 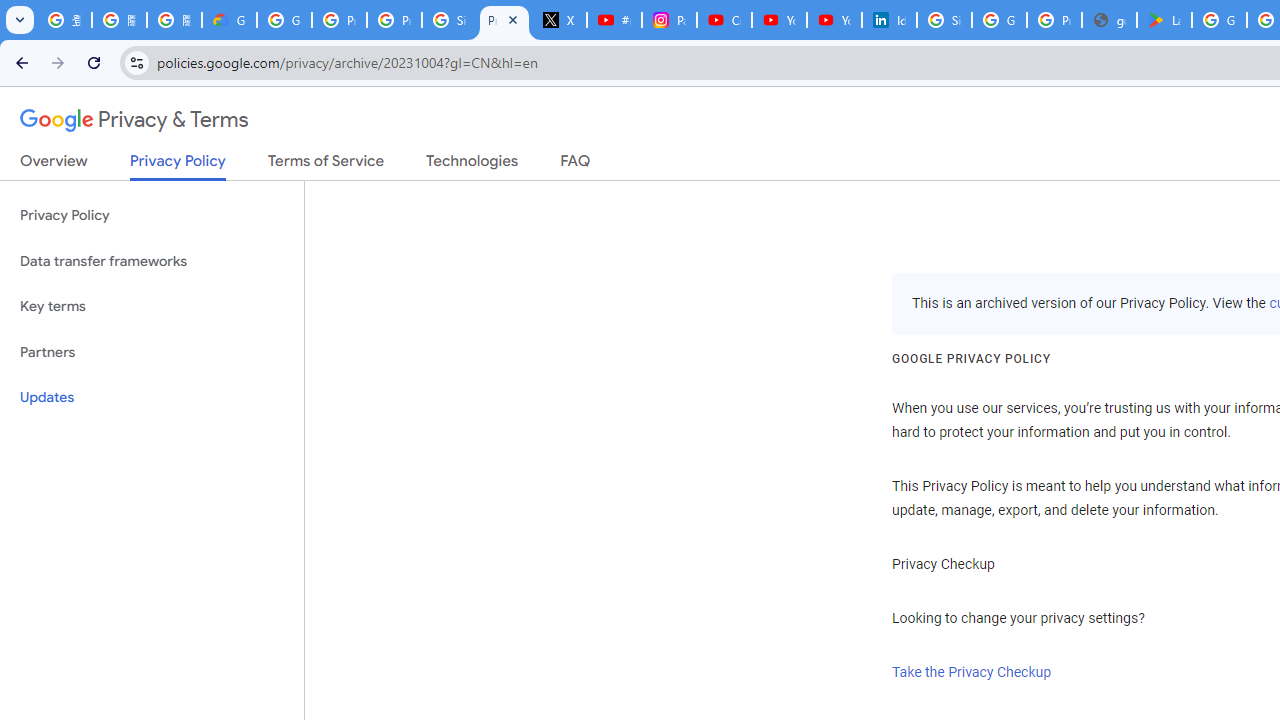 What do you see at coordinates (151, 260) in the screenshot?
I see `'Data transfer frameworks'` at bounding box center [151, 260].